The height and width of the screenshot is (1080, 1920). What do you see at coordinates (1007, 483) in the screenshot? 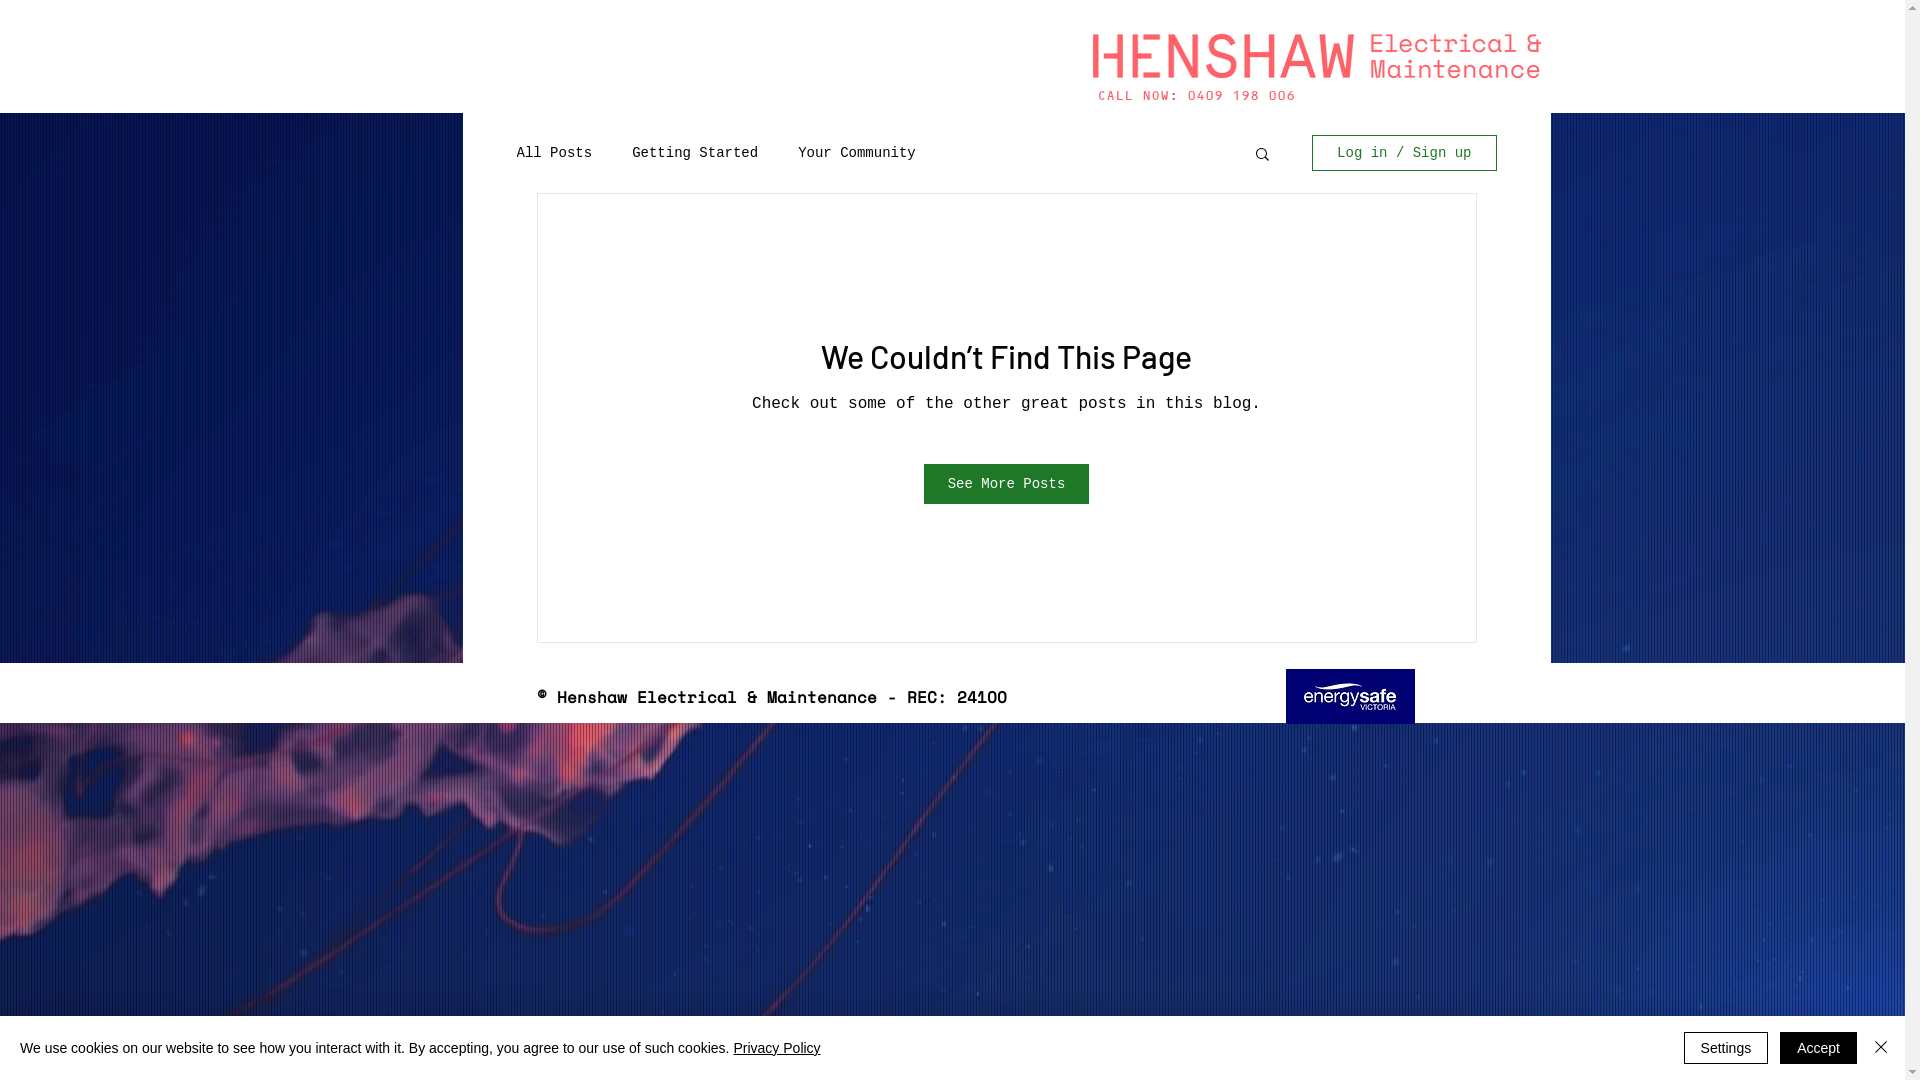
I see `'See More Posts'` at bounding box center [1007, 483].